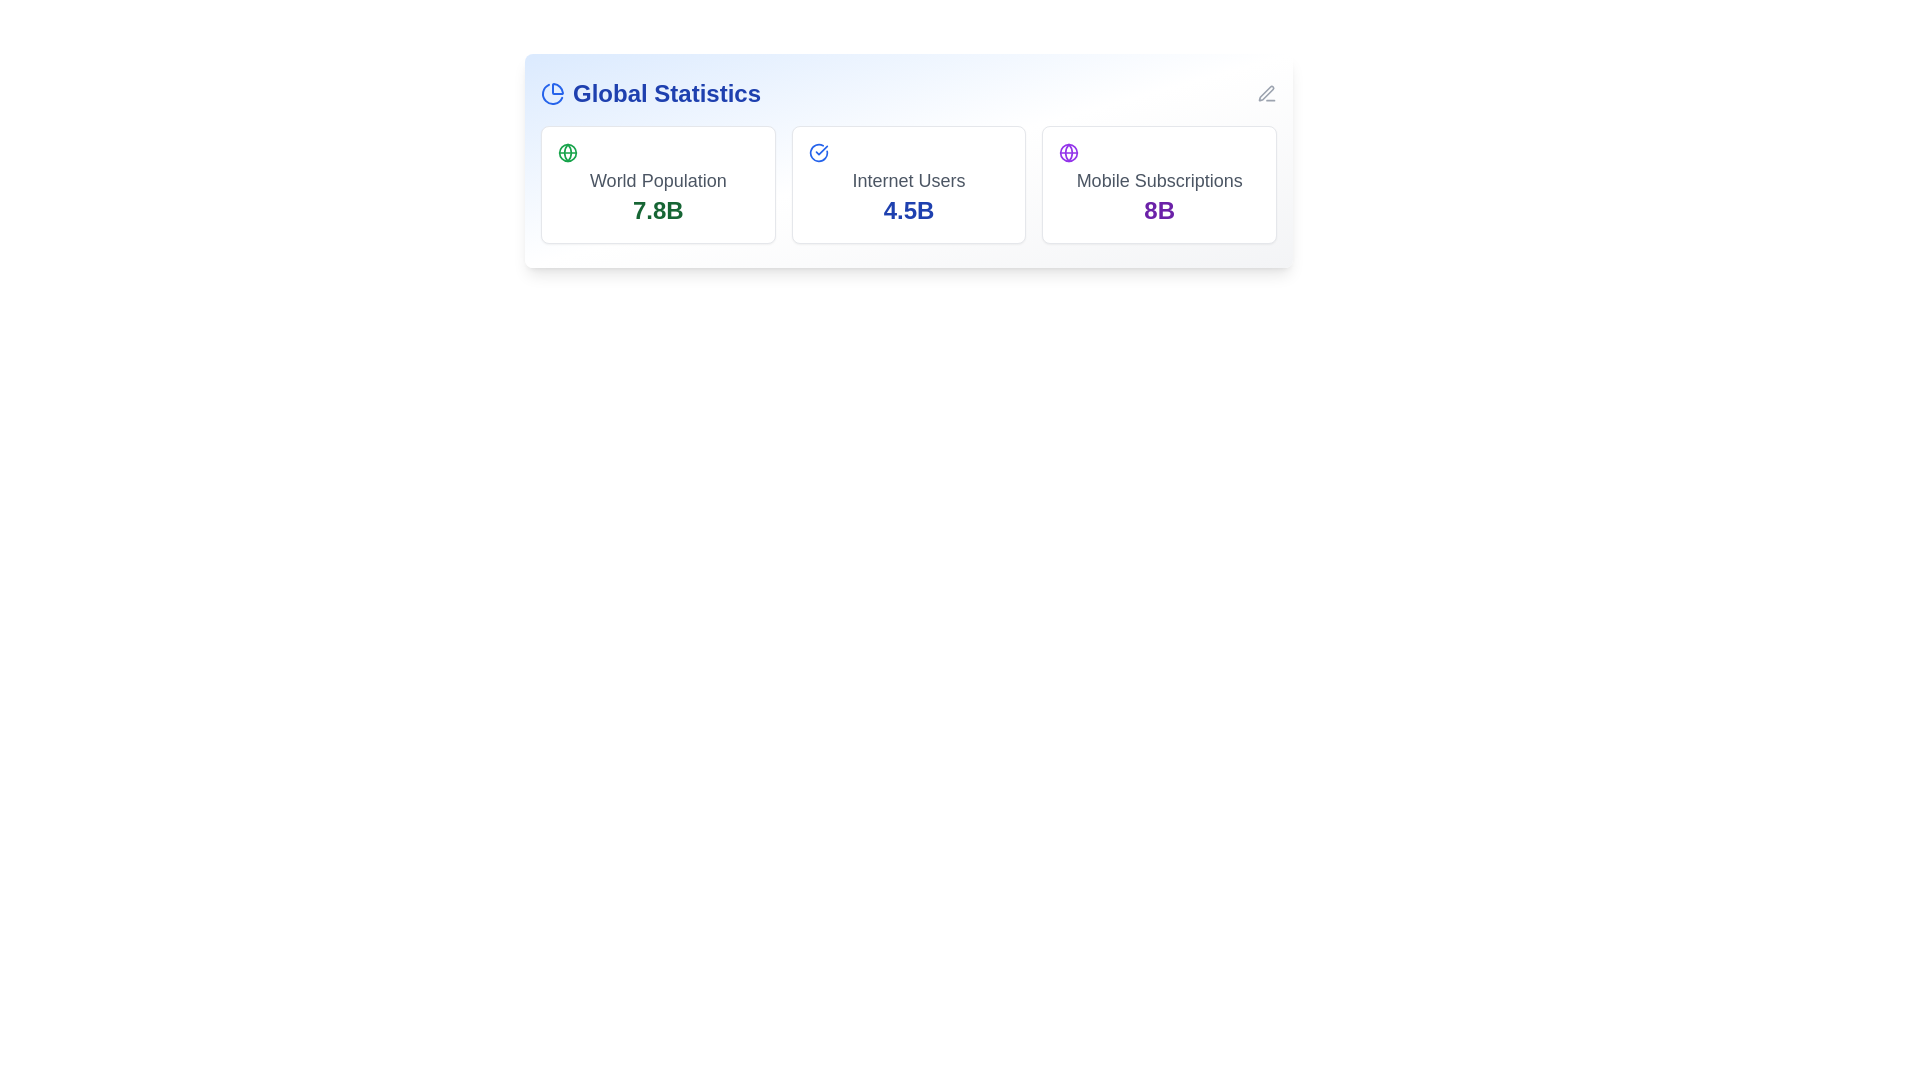 The image size is (1920, 1080). Describe the element at coordinates (566, 152) in the screenshot. I see `the icon that represents global data on the 'World Population' information card, located in the upper-left corner preceding the text header 'World Population'` at that location.